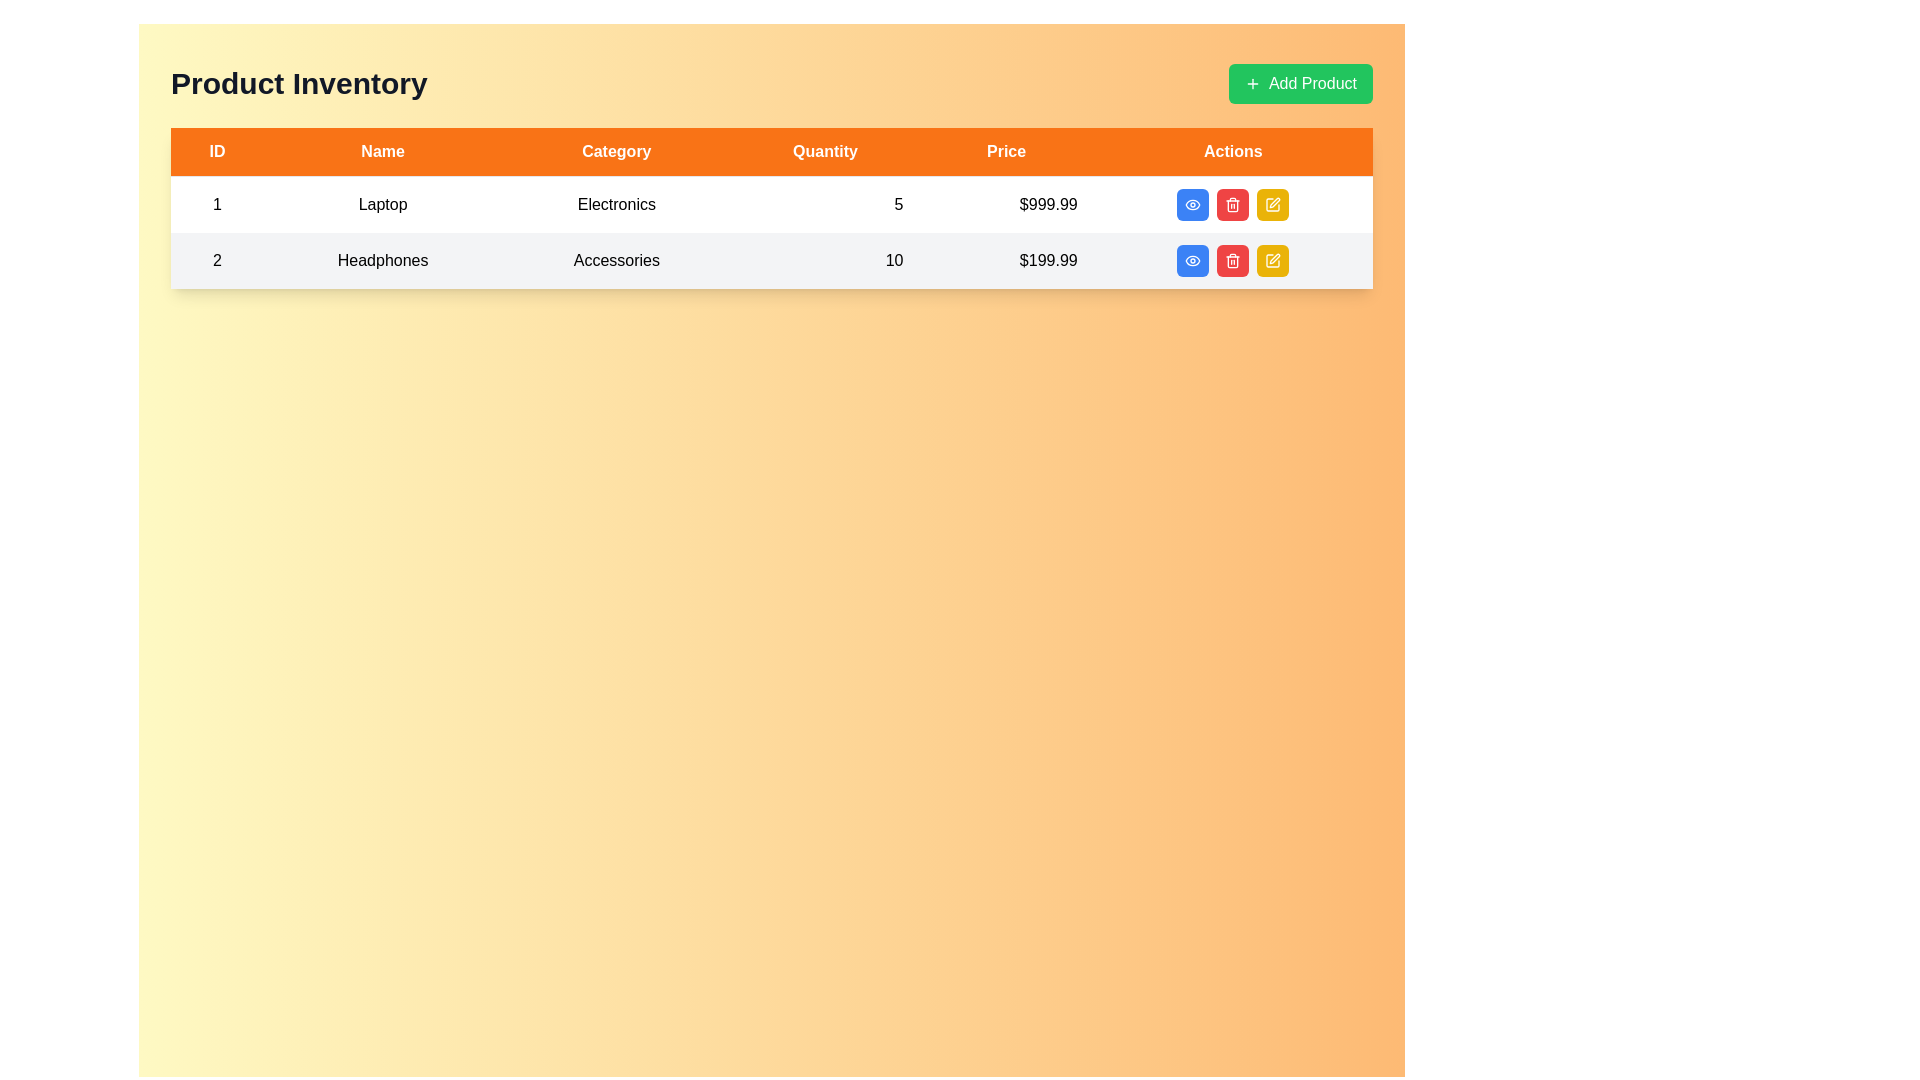 The width and height of the screenshot is (1920, 1080). Describe the element at coordinates (383, 204) in the screenshot. I see `the text label displaying 'Laptop' in the 'Name' column of the table` at that location.